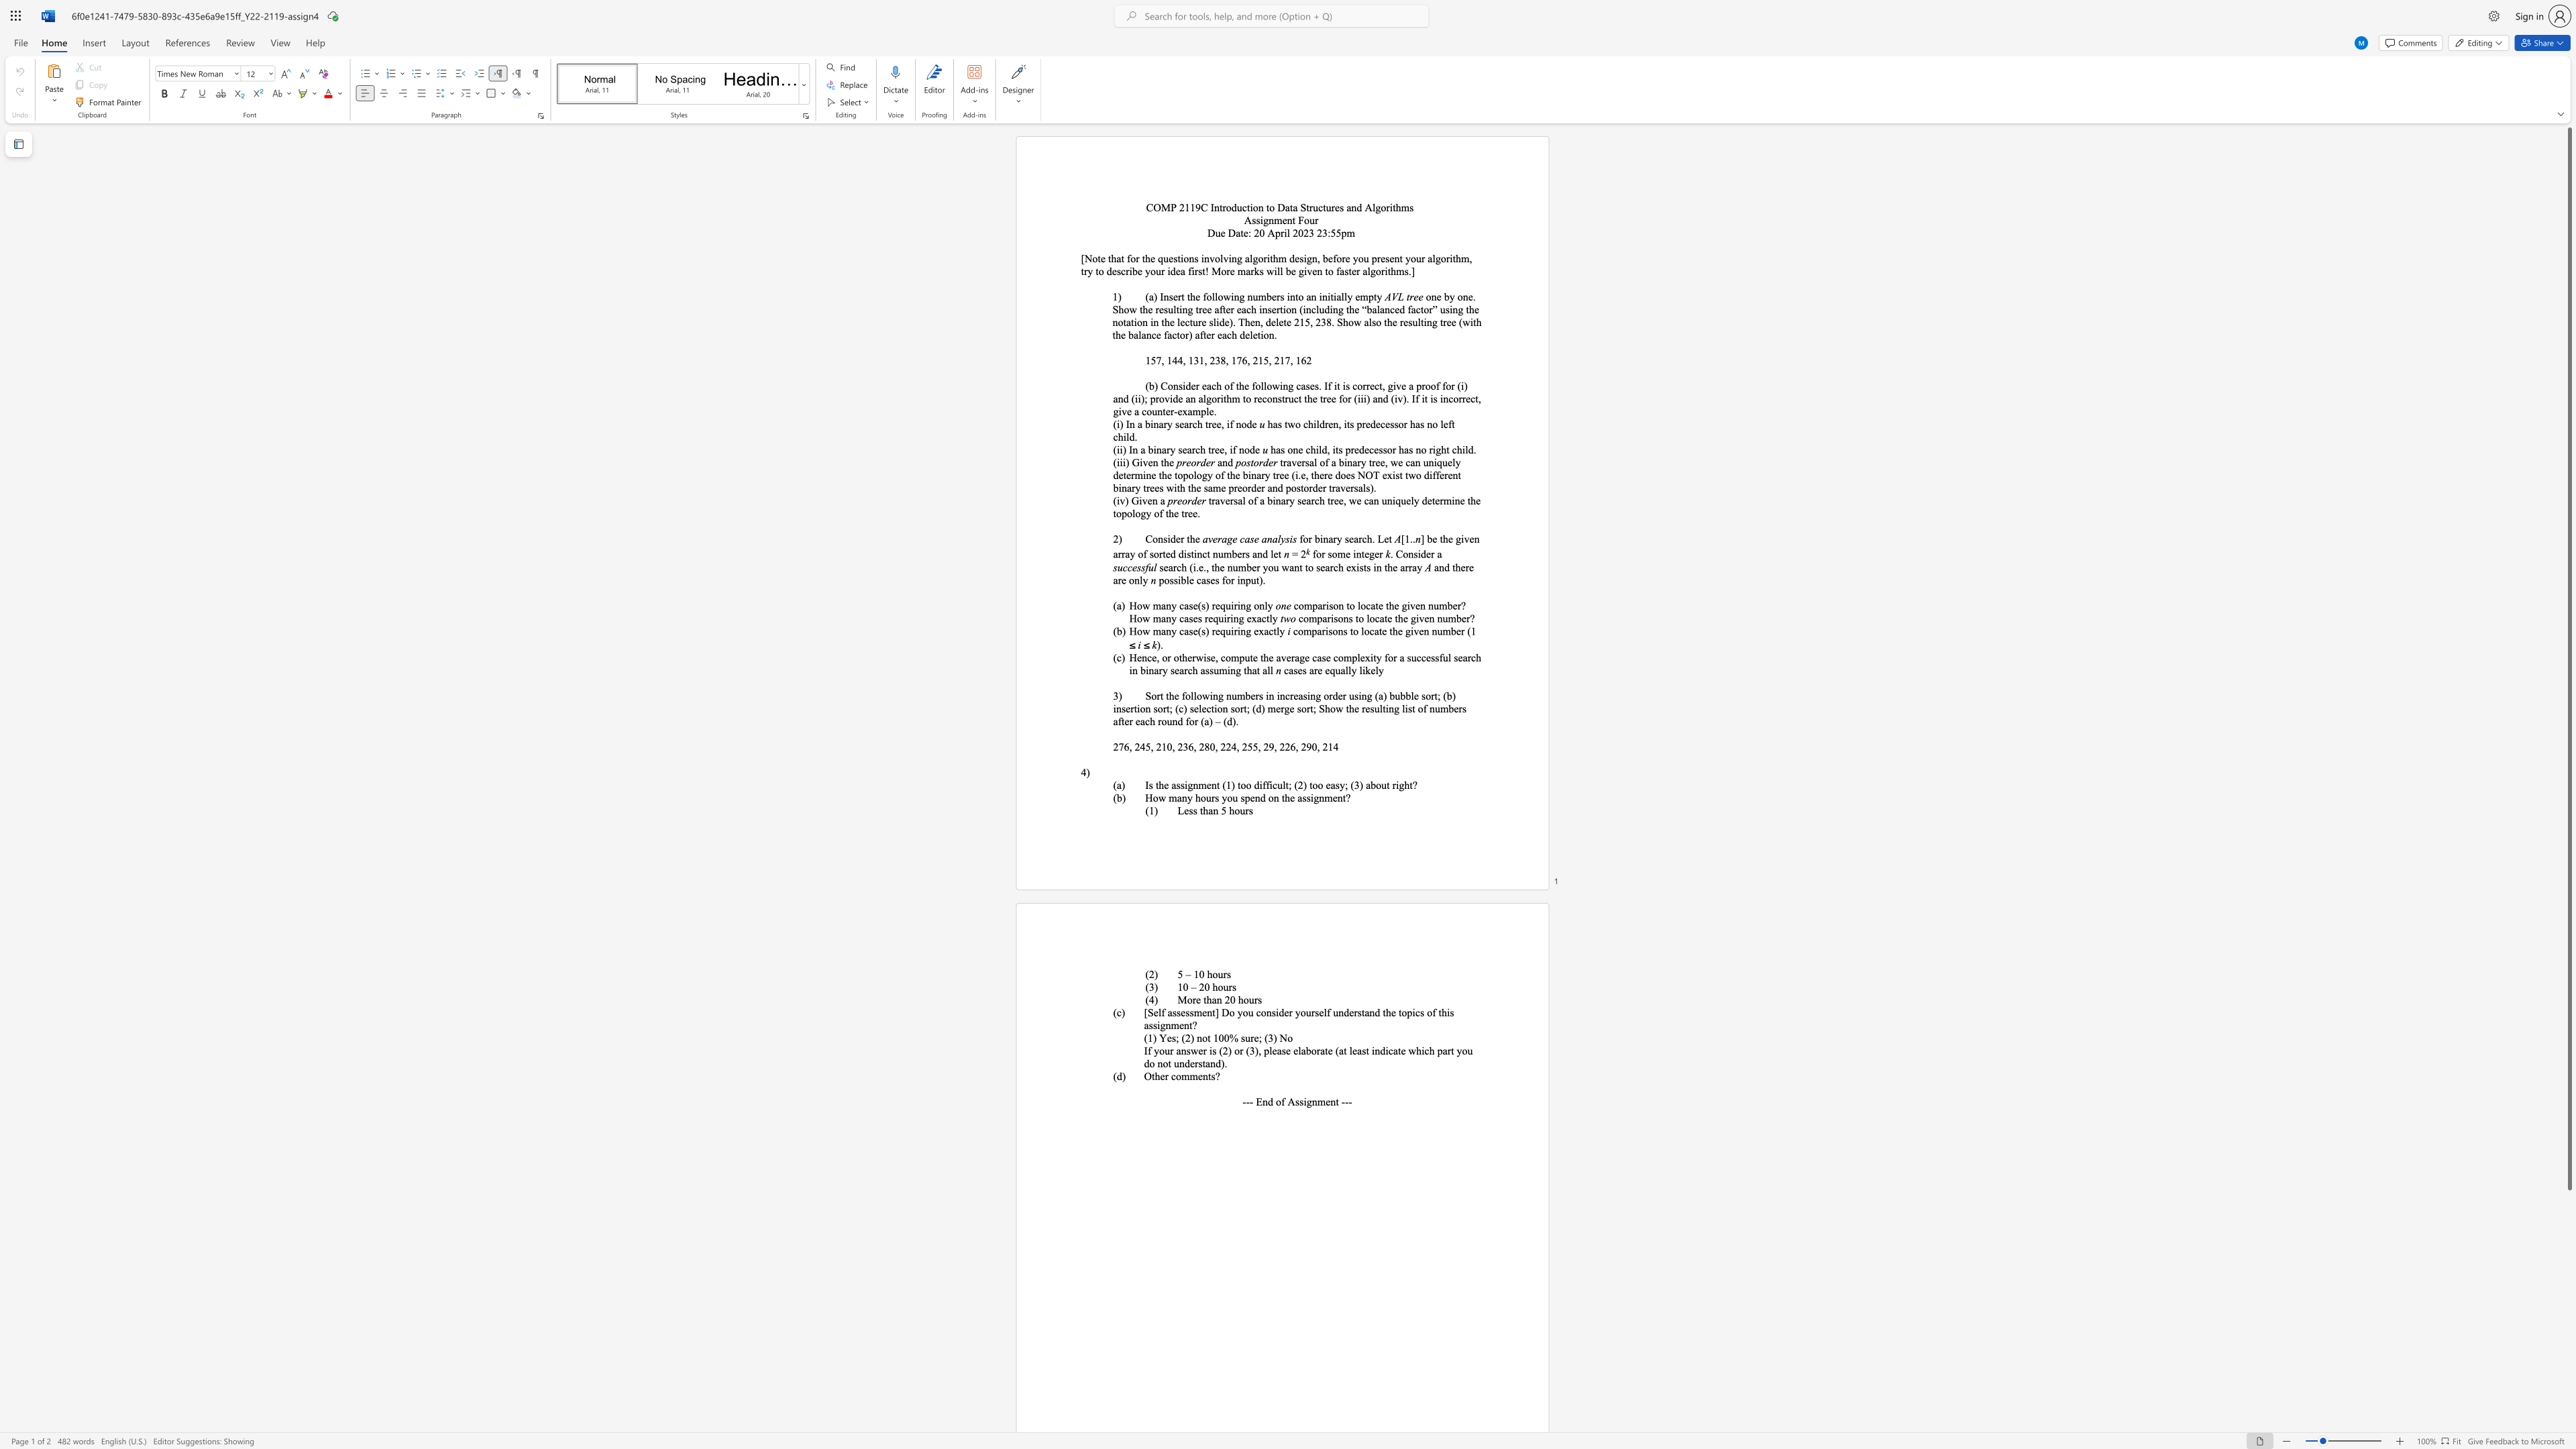 The height and width of the screenshot is (1449, 2576). What do you see at coordinates (1256, 449) in the screenshot?
I see `the 4th character "e" in the text` at bounding box center [1256, 449].